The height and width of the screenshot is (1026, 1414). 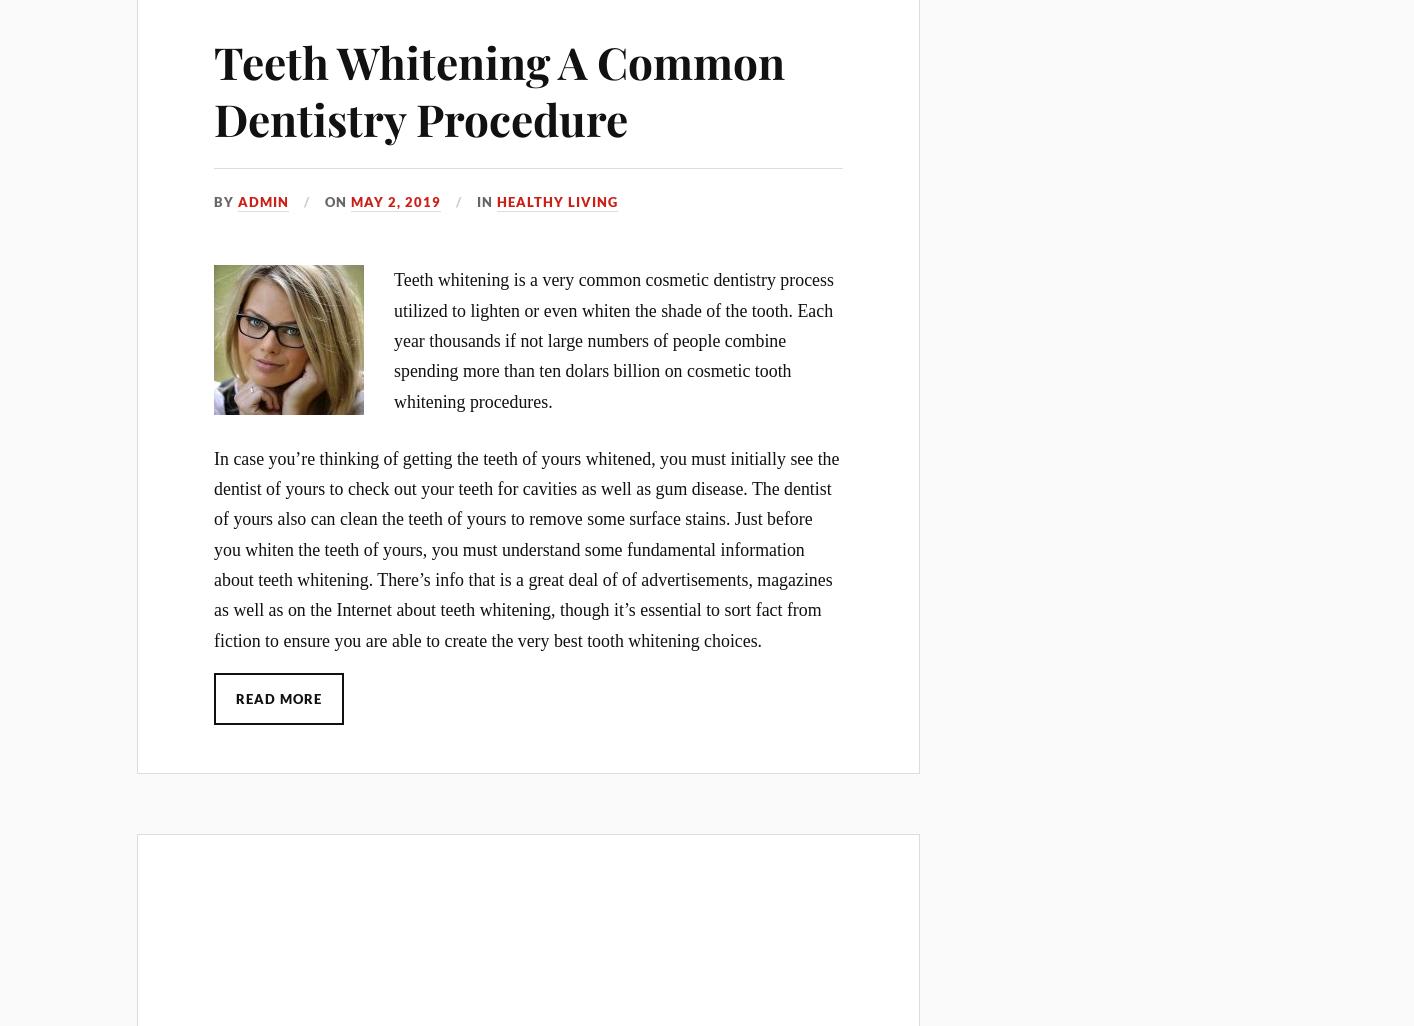 What do you see at coordinates (393, 340) in the screenshot?
I see `'Teeth whitening is a very common cosmetic dentistry process utilized to lighten or even whiten the shade of the tooth. Each year thousands if not large numbers of people combine spending more than ten dolars billion on cosmetic tooth whitening procedures.'` at bounding box center [393, 340].